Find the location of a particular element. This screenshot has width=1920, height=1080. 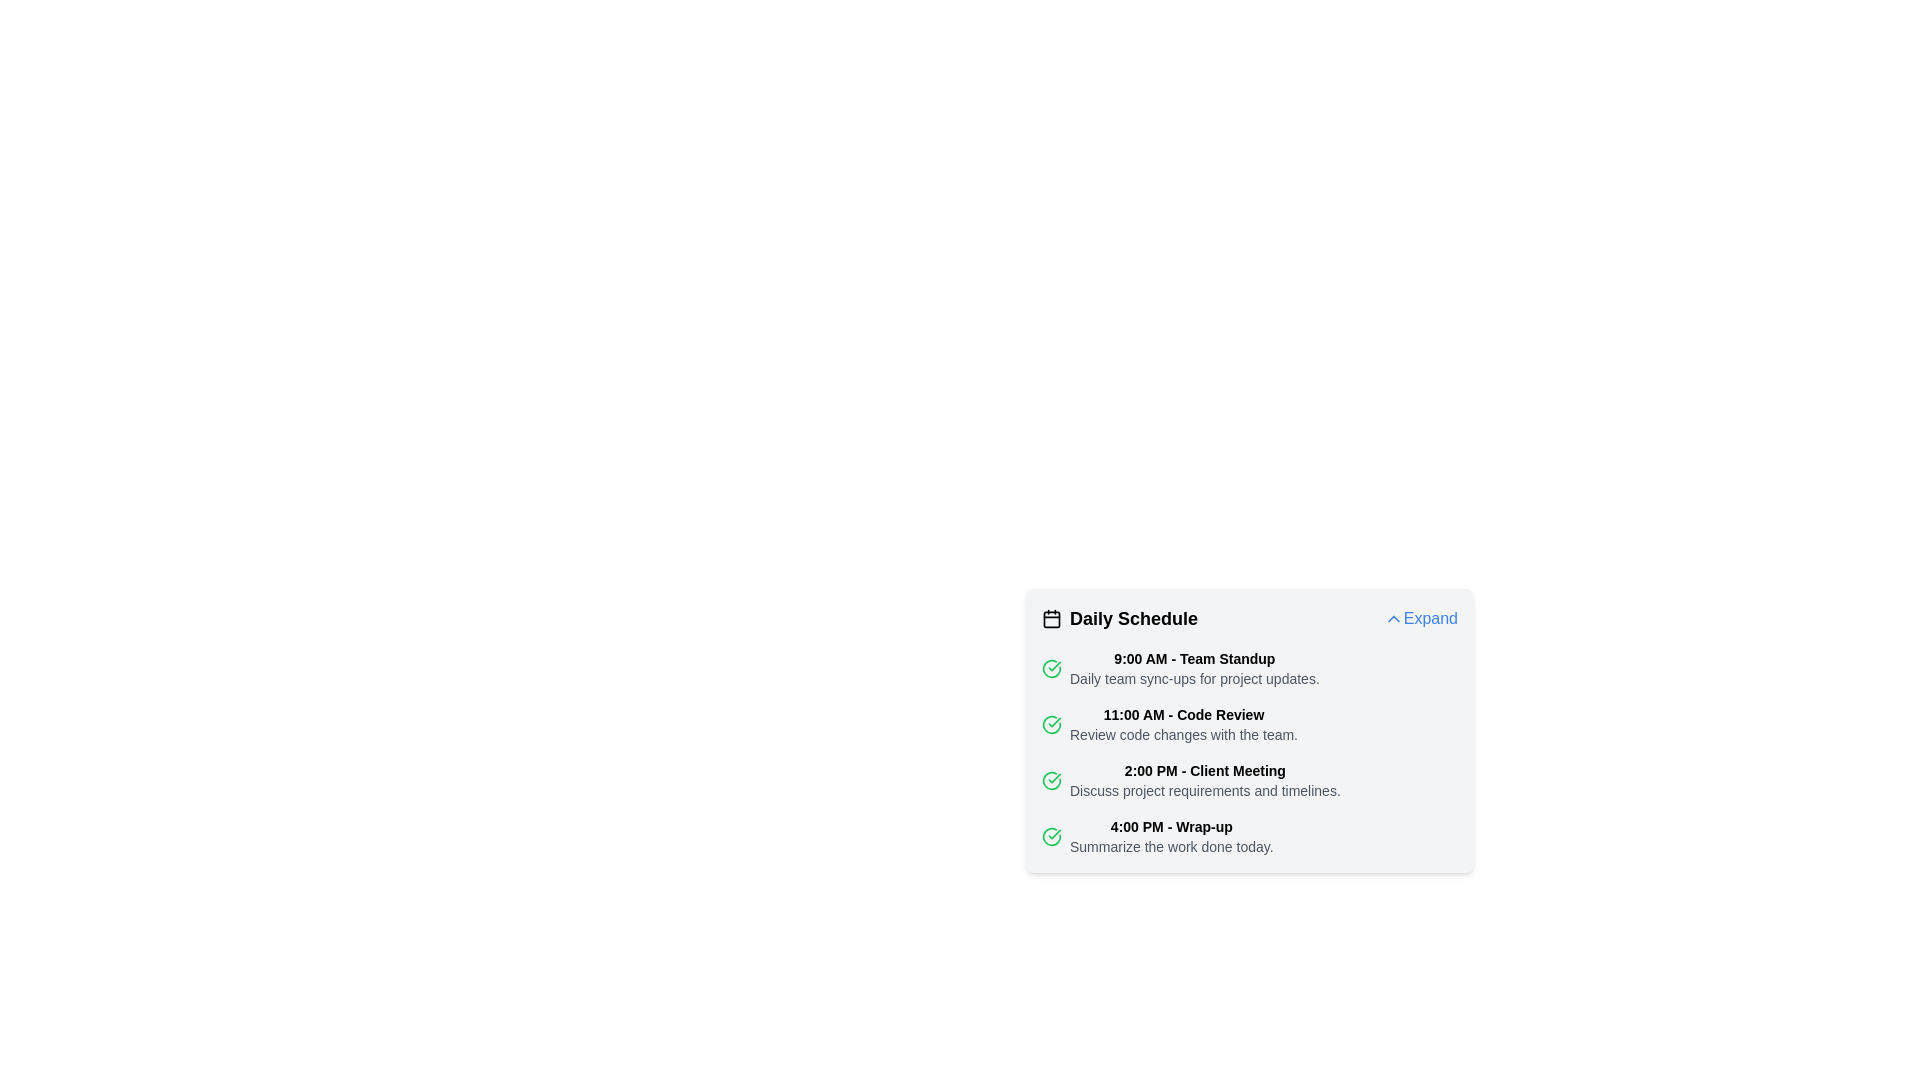

the second item in the 'Daily Schedule' section is located at coordinates (1248, 725).